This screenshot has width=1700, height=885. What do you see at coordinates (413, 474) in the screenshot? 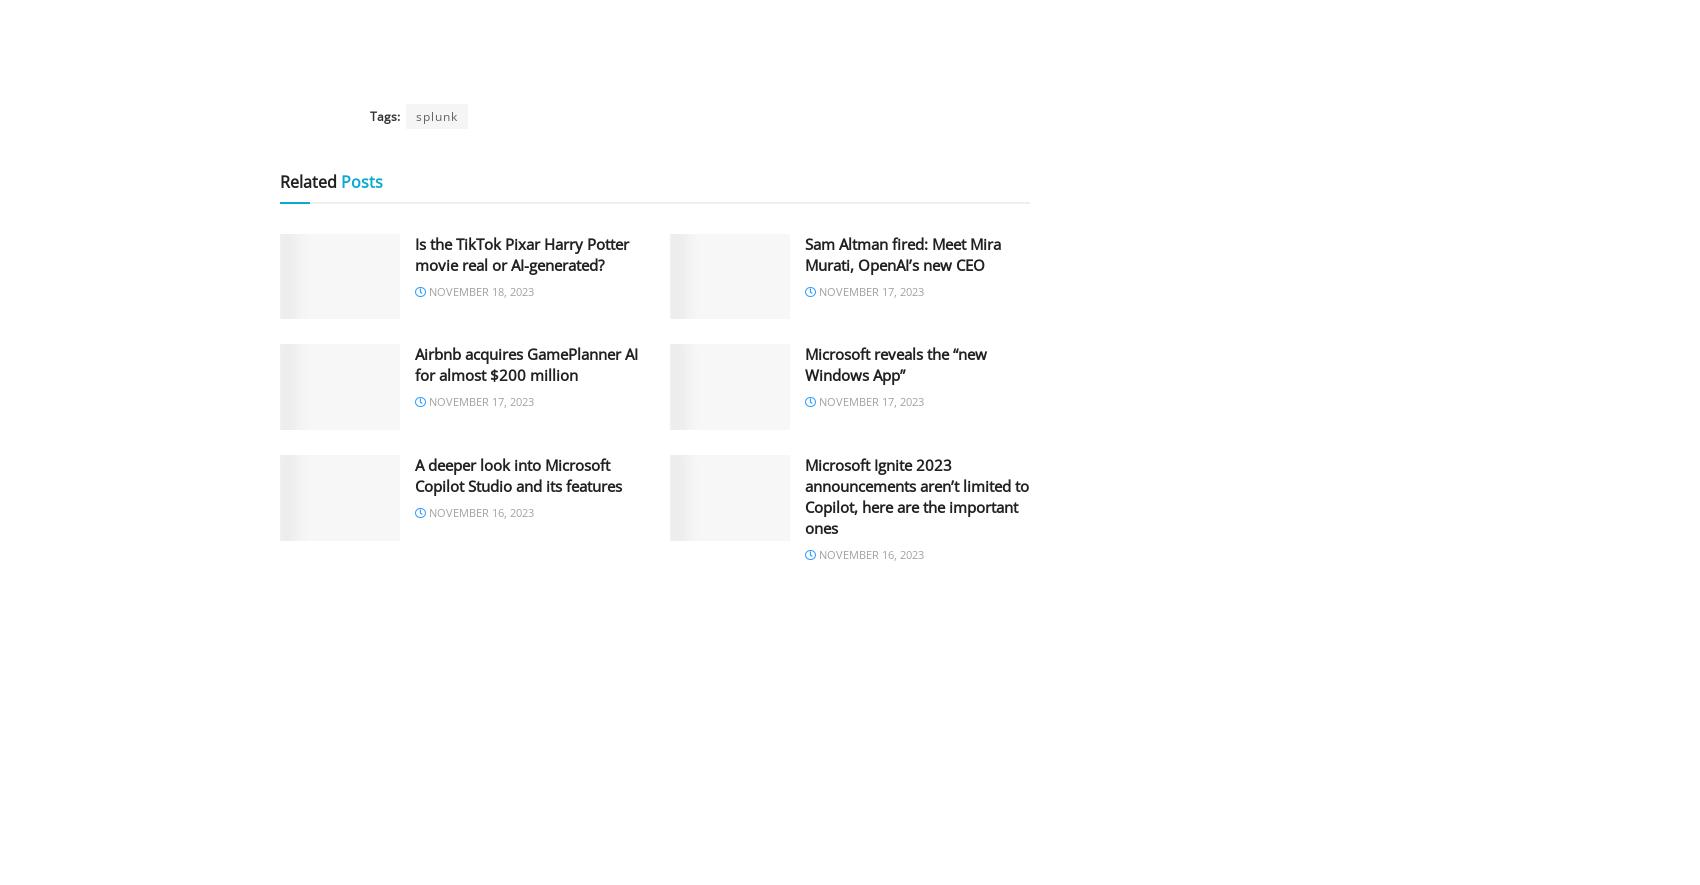
I see `'A deeper look into Microsoft Copilot Studio and its features'` at bounding box center [413, 474].